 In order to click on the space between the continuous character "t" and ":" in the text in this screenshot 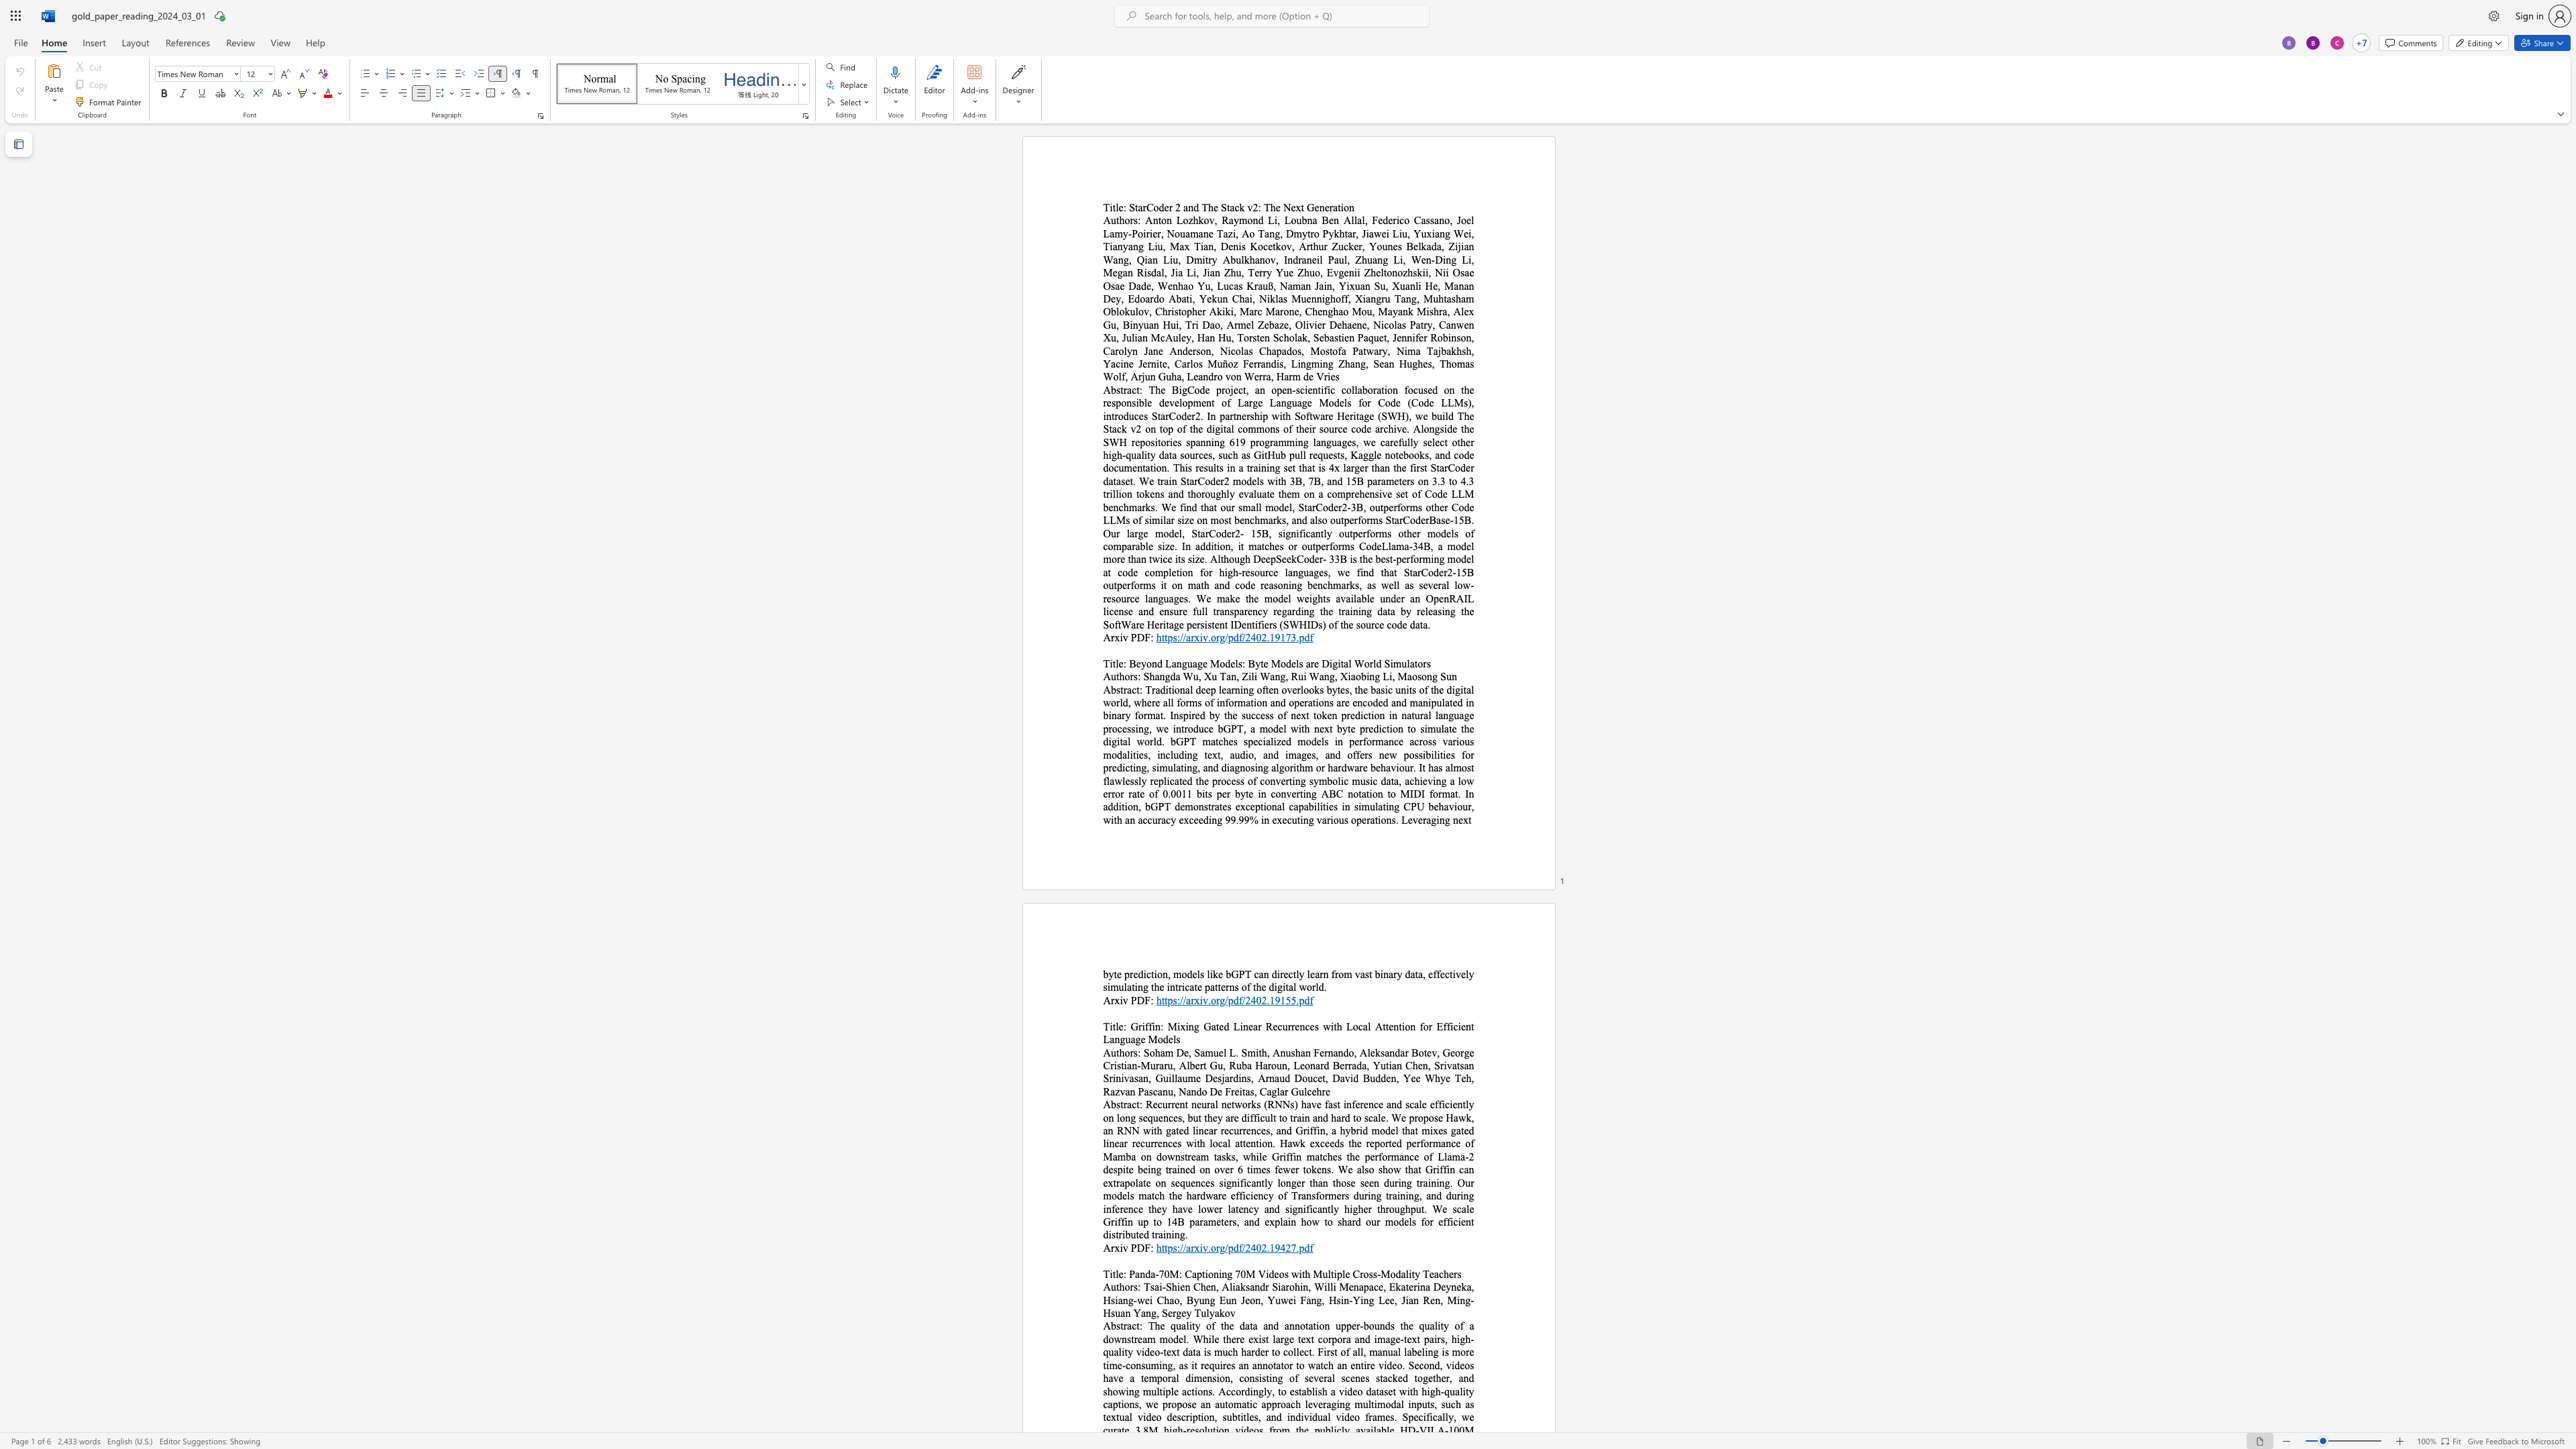, I will do `click(1138, 1103)`.